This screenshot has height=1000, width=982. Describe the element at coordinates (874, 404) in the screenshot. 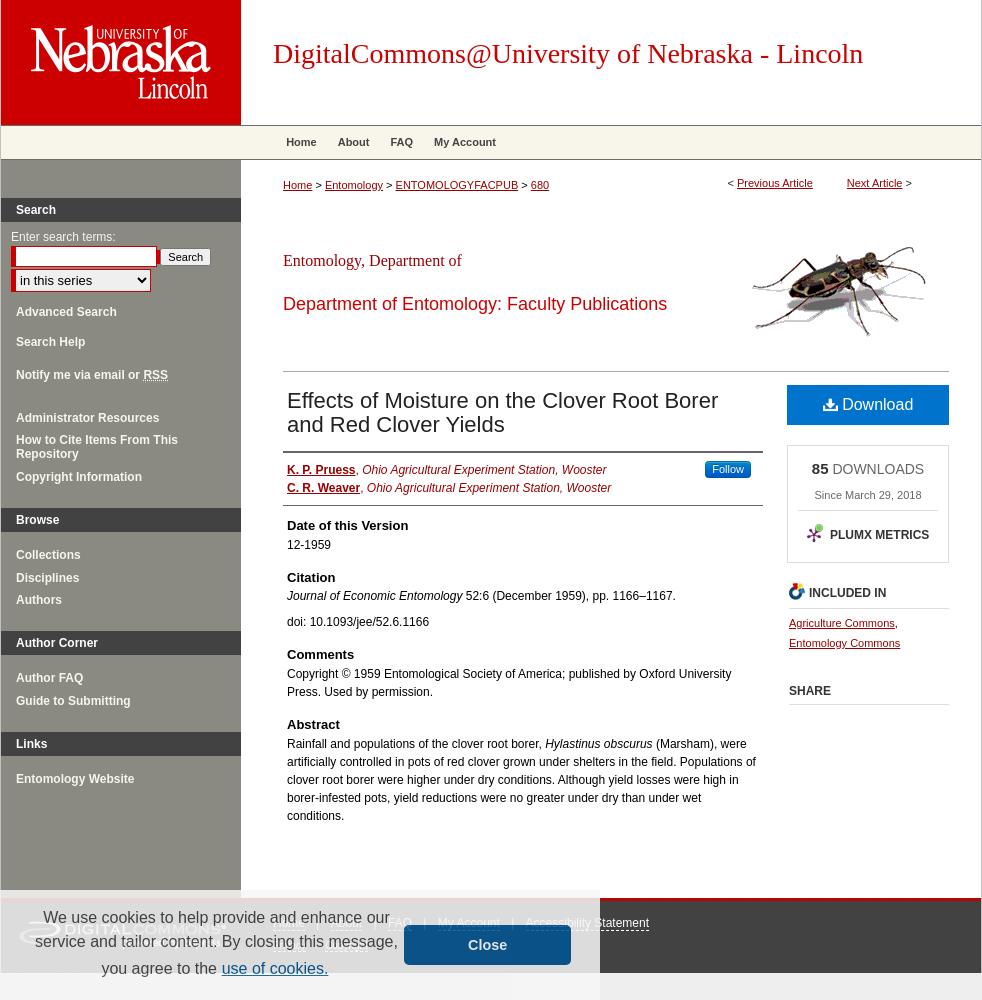

I see `'Download'` at that location.